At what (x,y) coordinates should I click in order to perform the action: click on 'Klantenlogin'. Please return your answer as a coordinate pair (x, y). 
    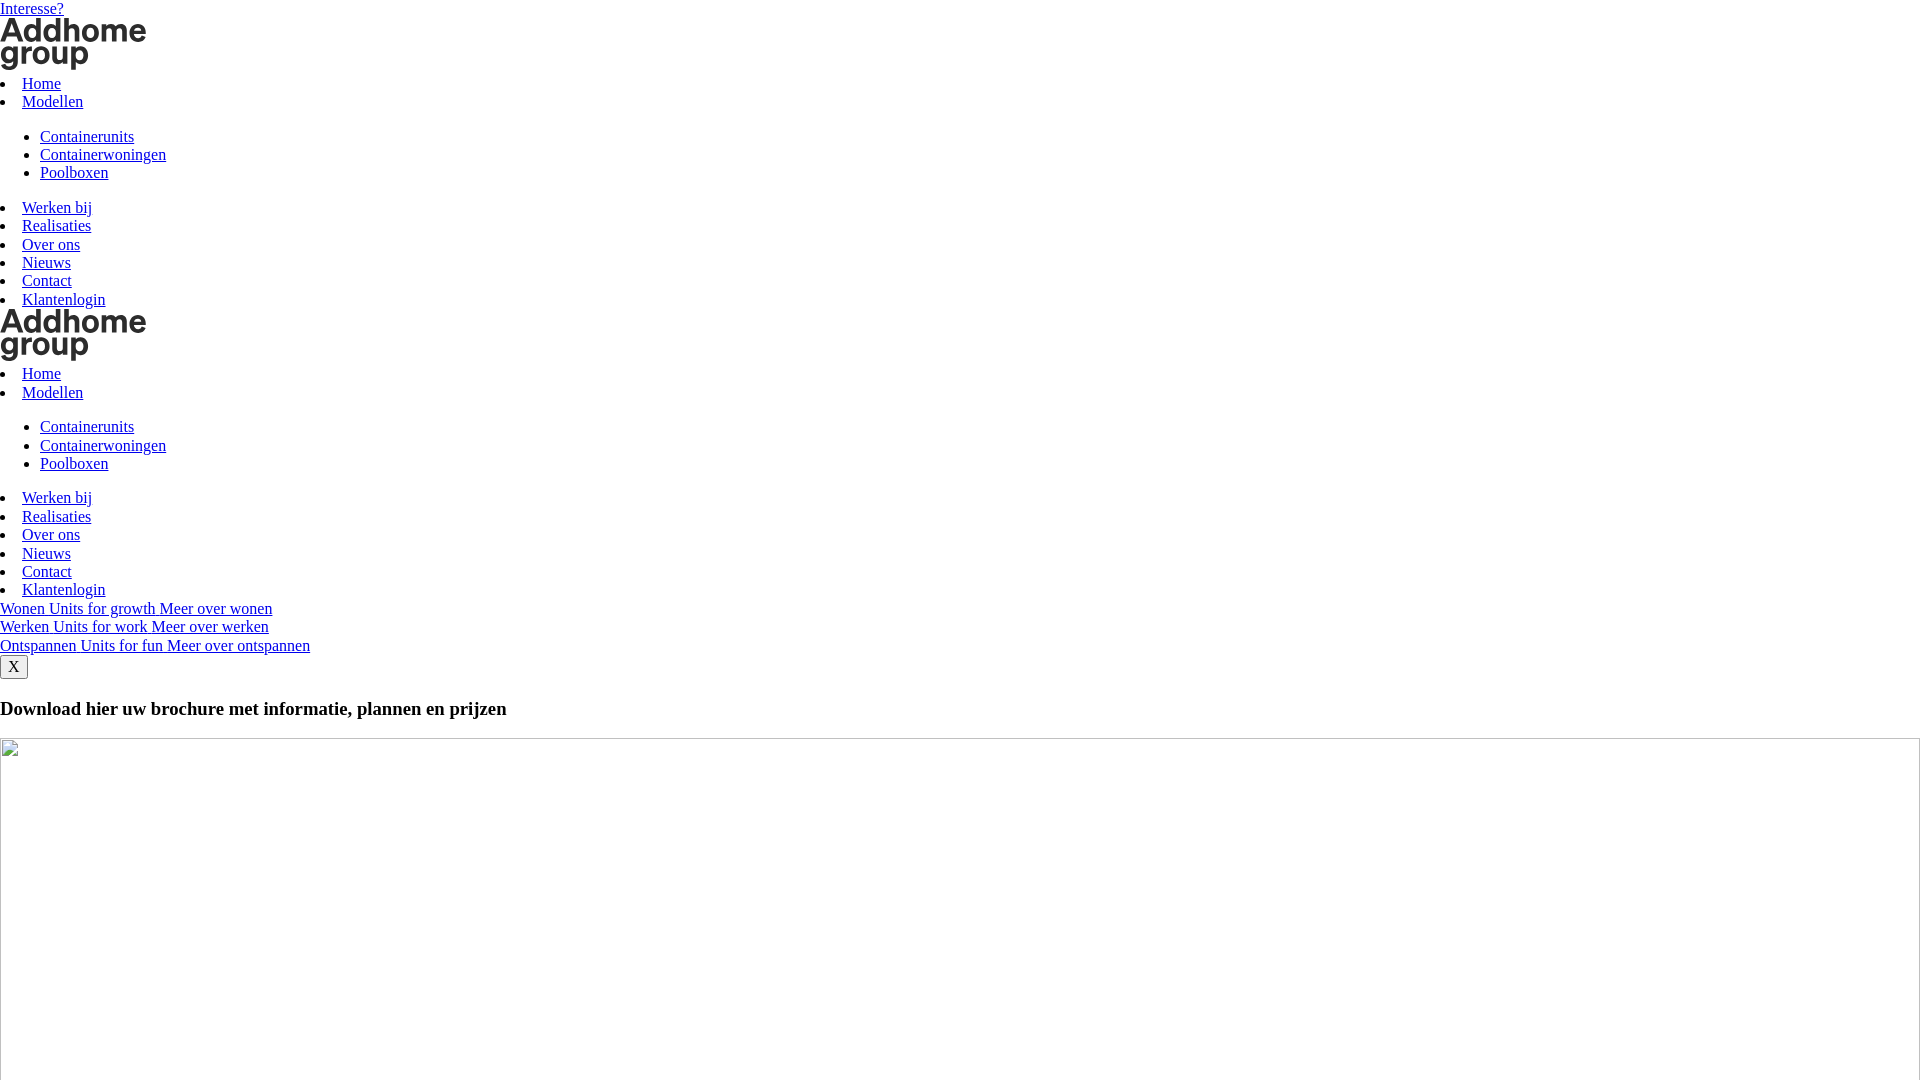
    Looking at the image, I should click on (22, 299).